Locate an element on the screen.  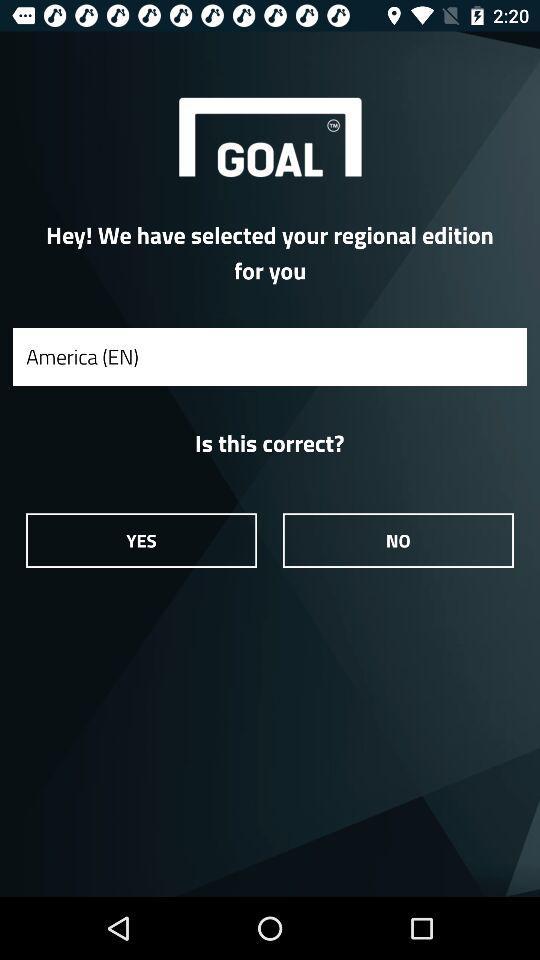
item to the right of the yes is located at coordinates (398, 539).